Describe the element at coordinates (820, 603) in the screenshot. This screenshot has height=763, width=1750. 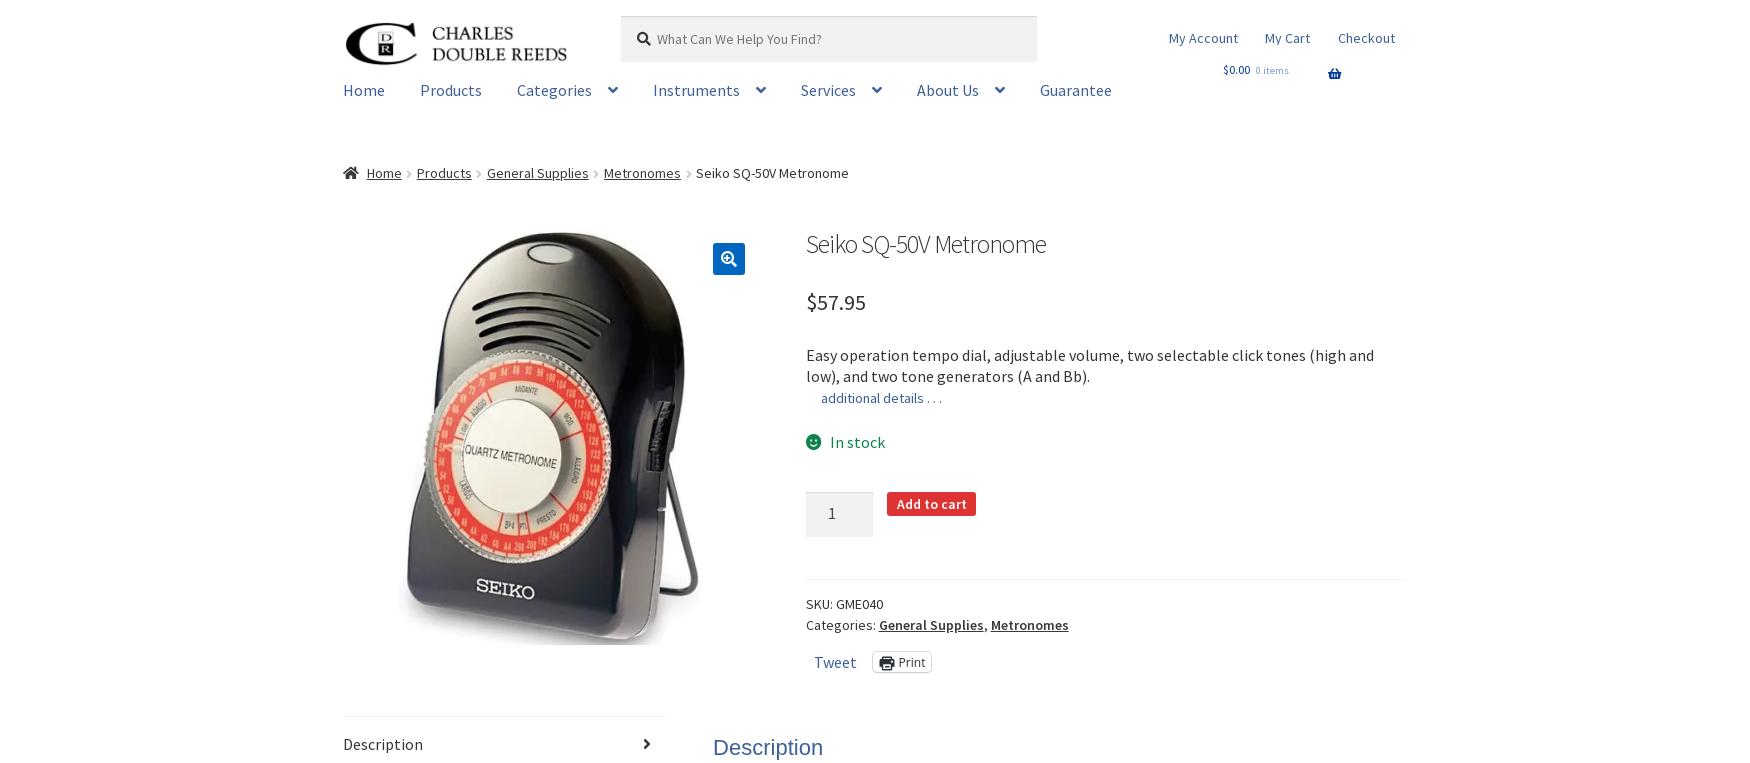
I see `'SKU:'` at that location.